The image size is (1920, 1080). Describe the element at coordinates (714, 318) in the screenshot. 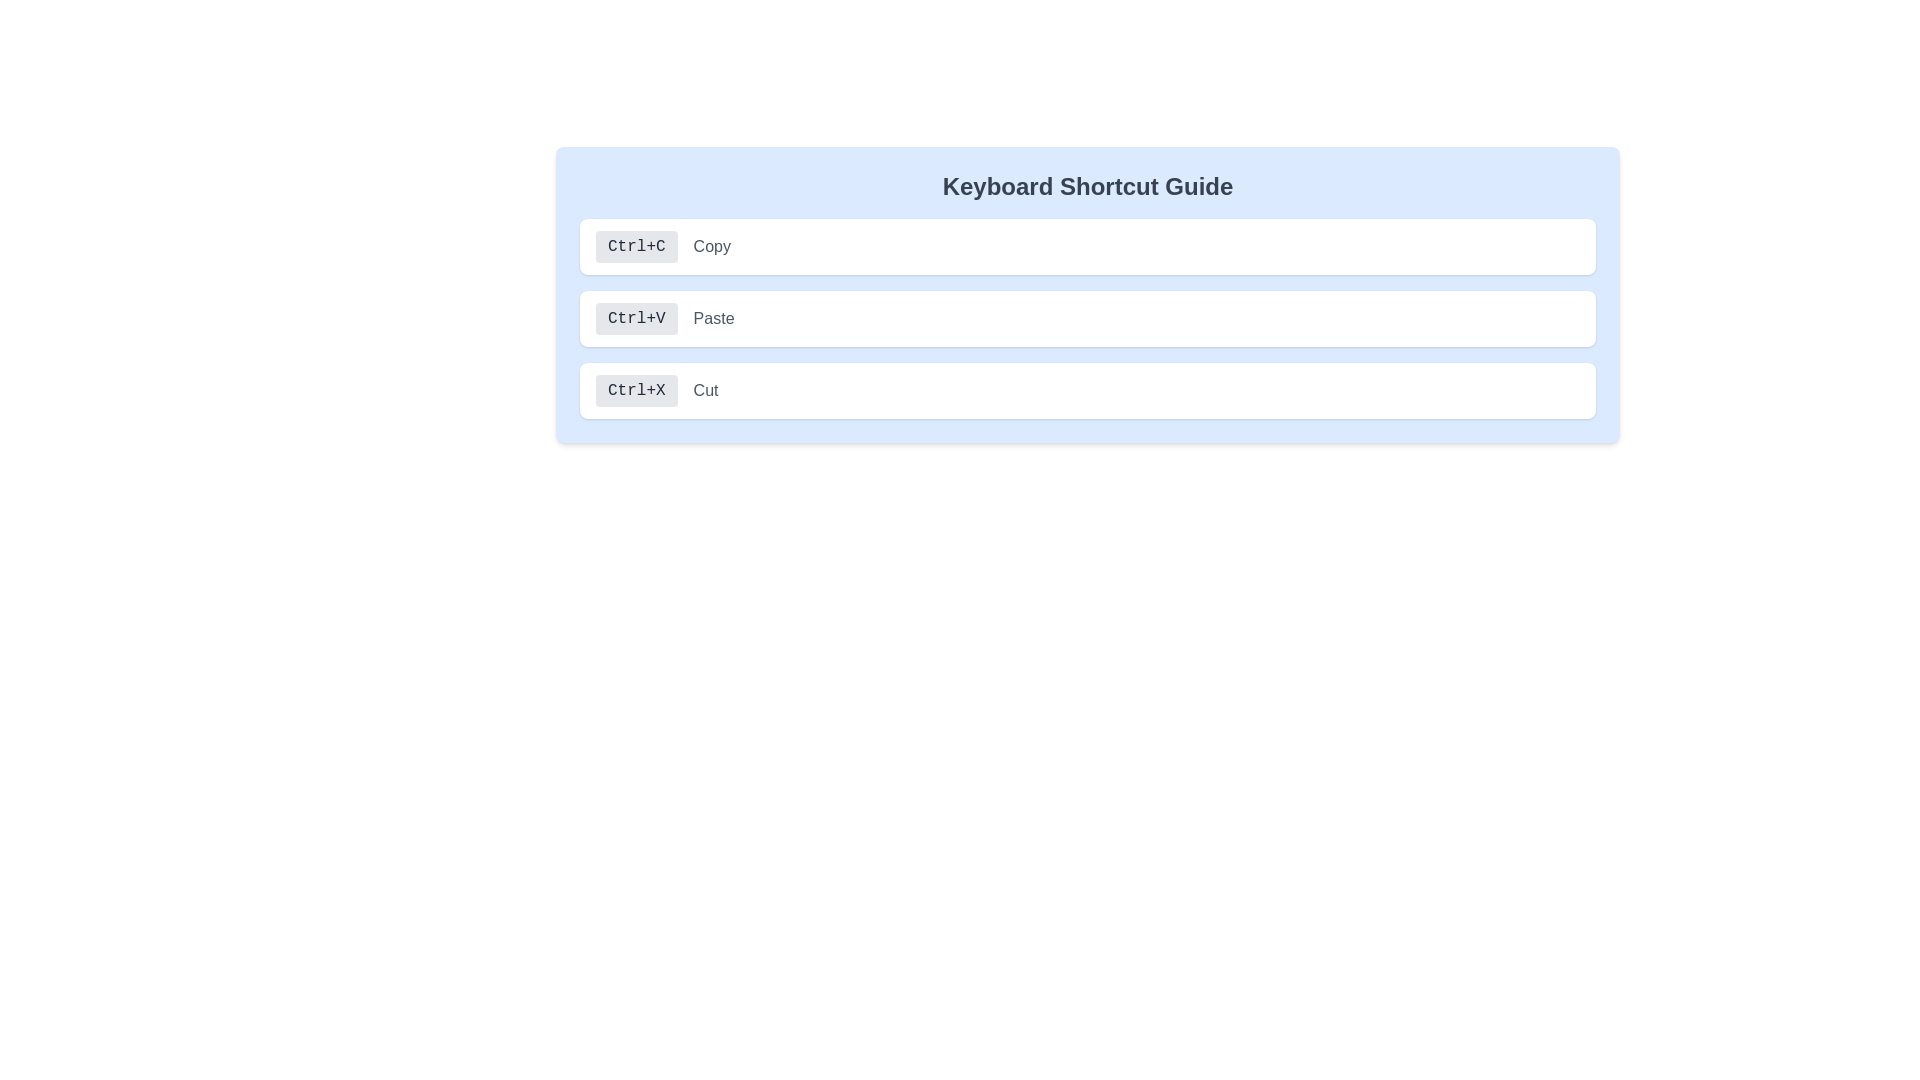

I see `the label indicating the function associated with the 'Ctrl+V' keyboard shortcut in the second row of the Keyboard Shortcut Guide interface` at that location.